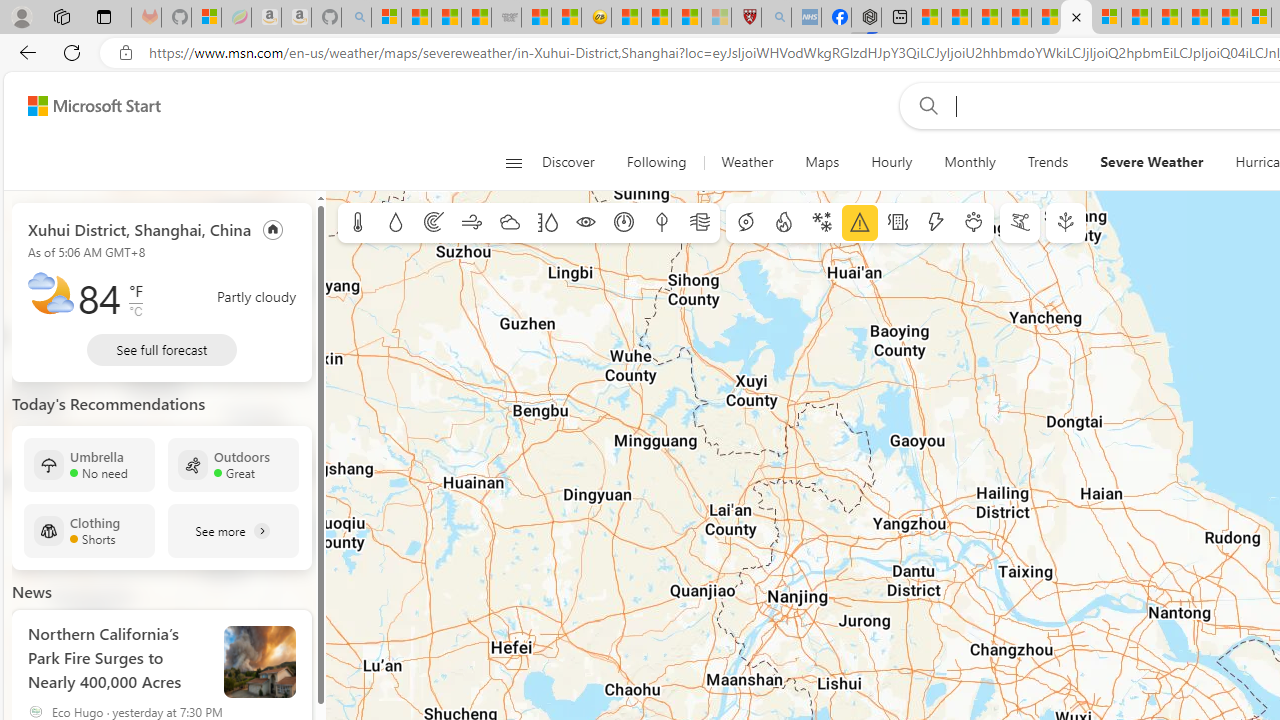 The image size is (1280, 720). Describe the element at coordinates (509, 223) in the screenshot. I see `'Clouds'` at that location.